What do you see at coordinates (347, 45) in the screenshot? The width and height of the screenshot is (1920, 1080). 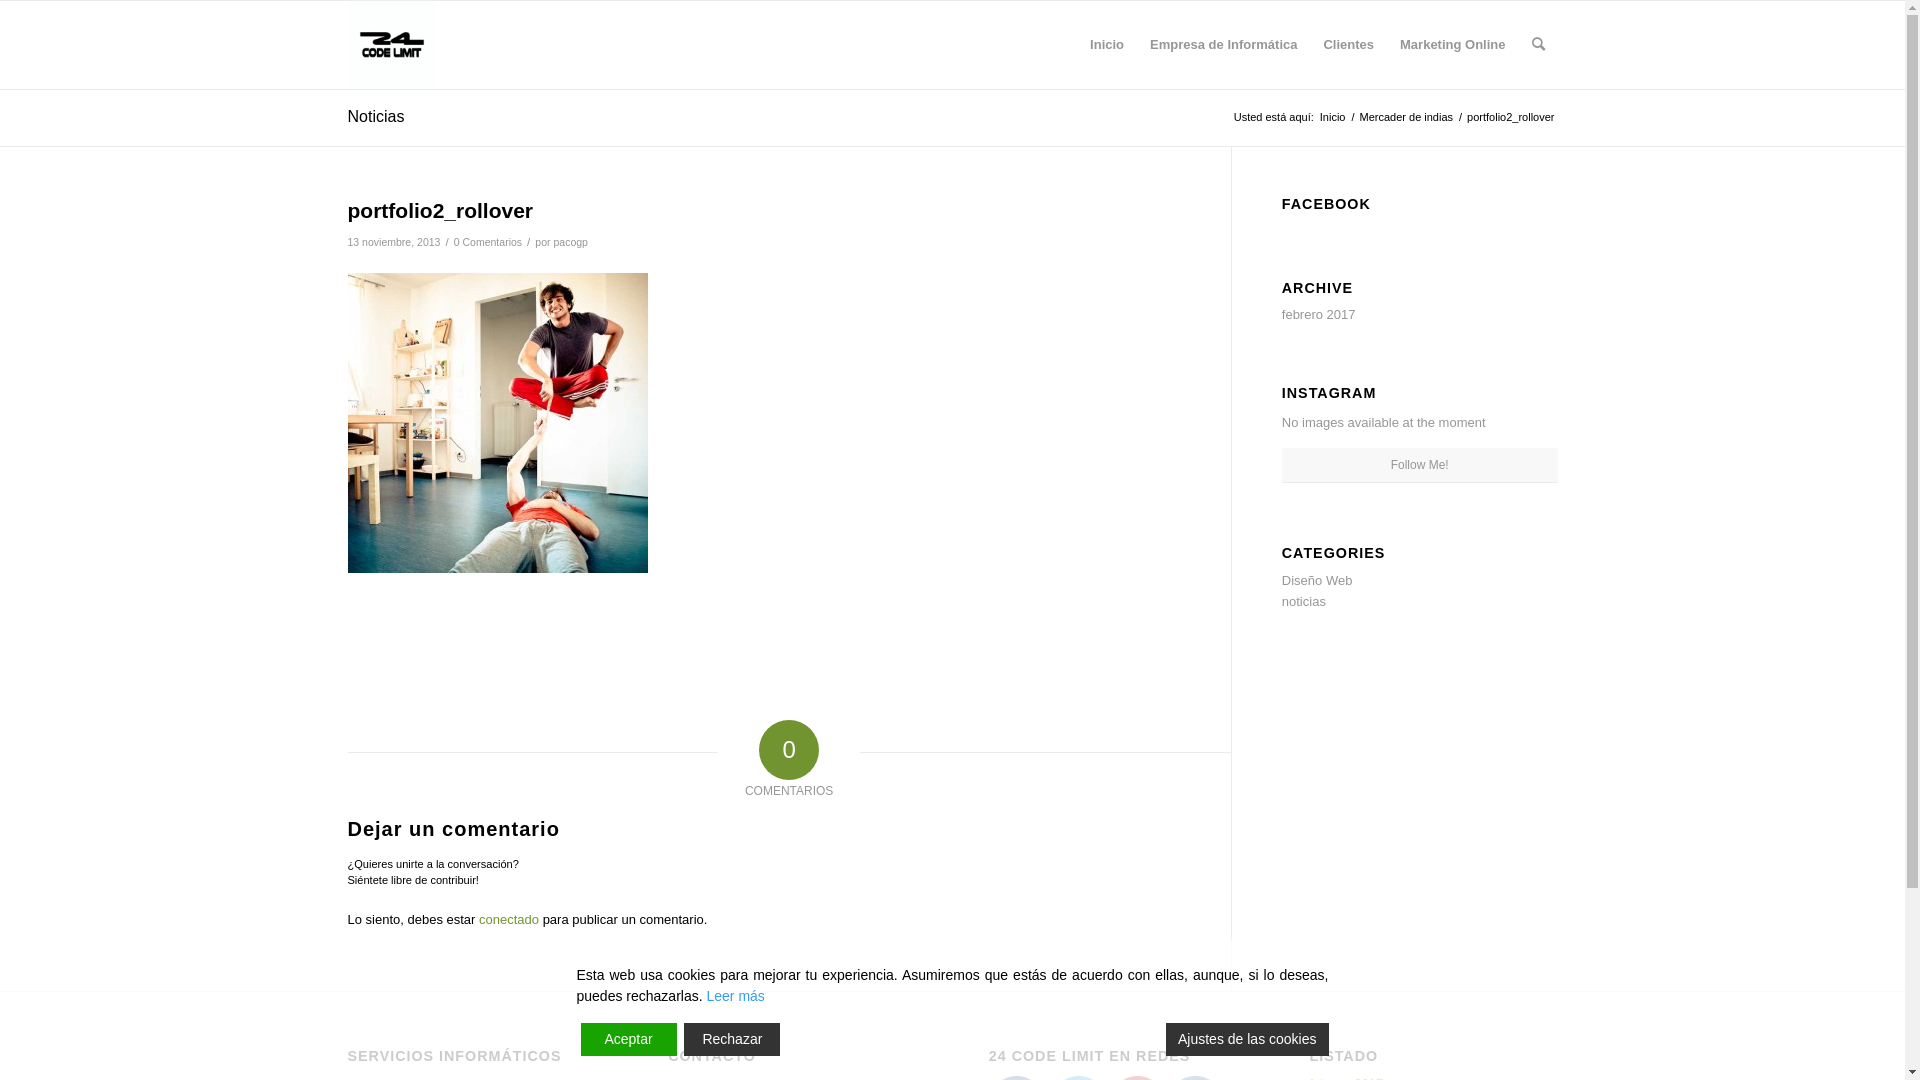 I see `'cropped-Logo-24-Code-Limit-blanco-pequeno.jpg'` at bounding box center [347, 45].